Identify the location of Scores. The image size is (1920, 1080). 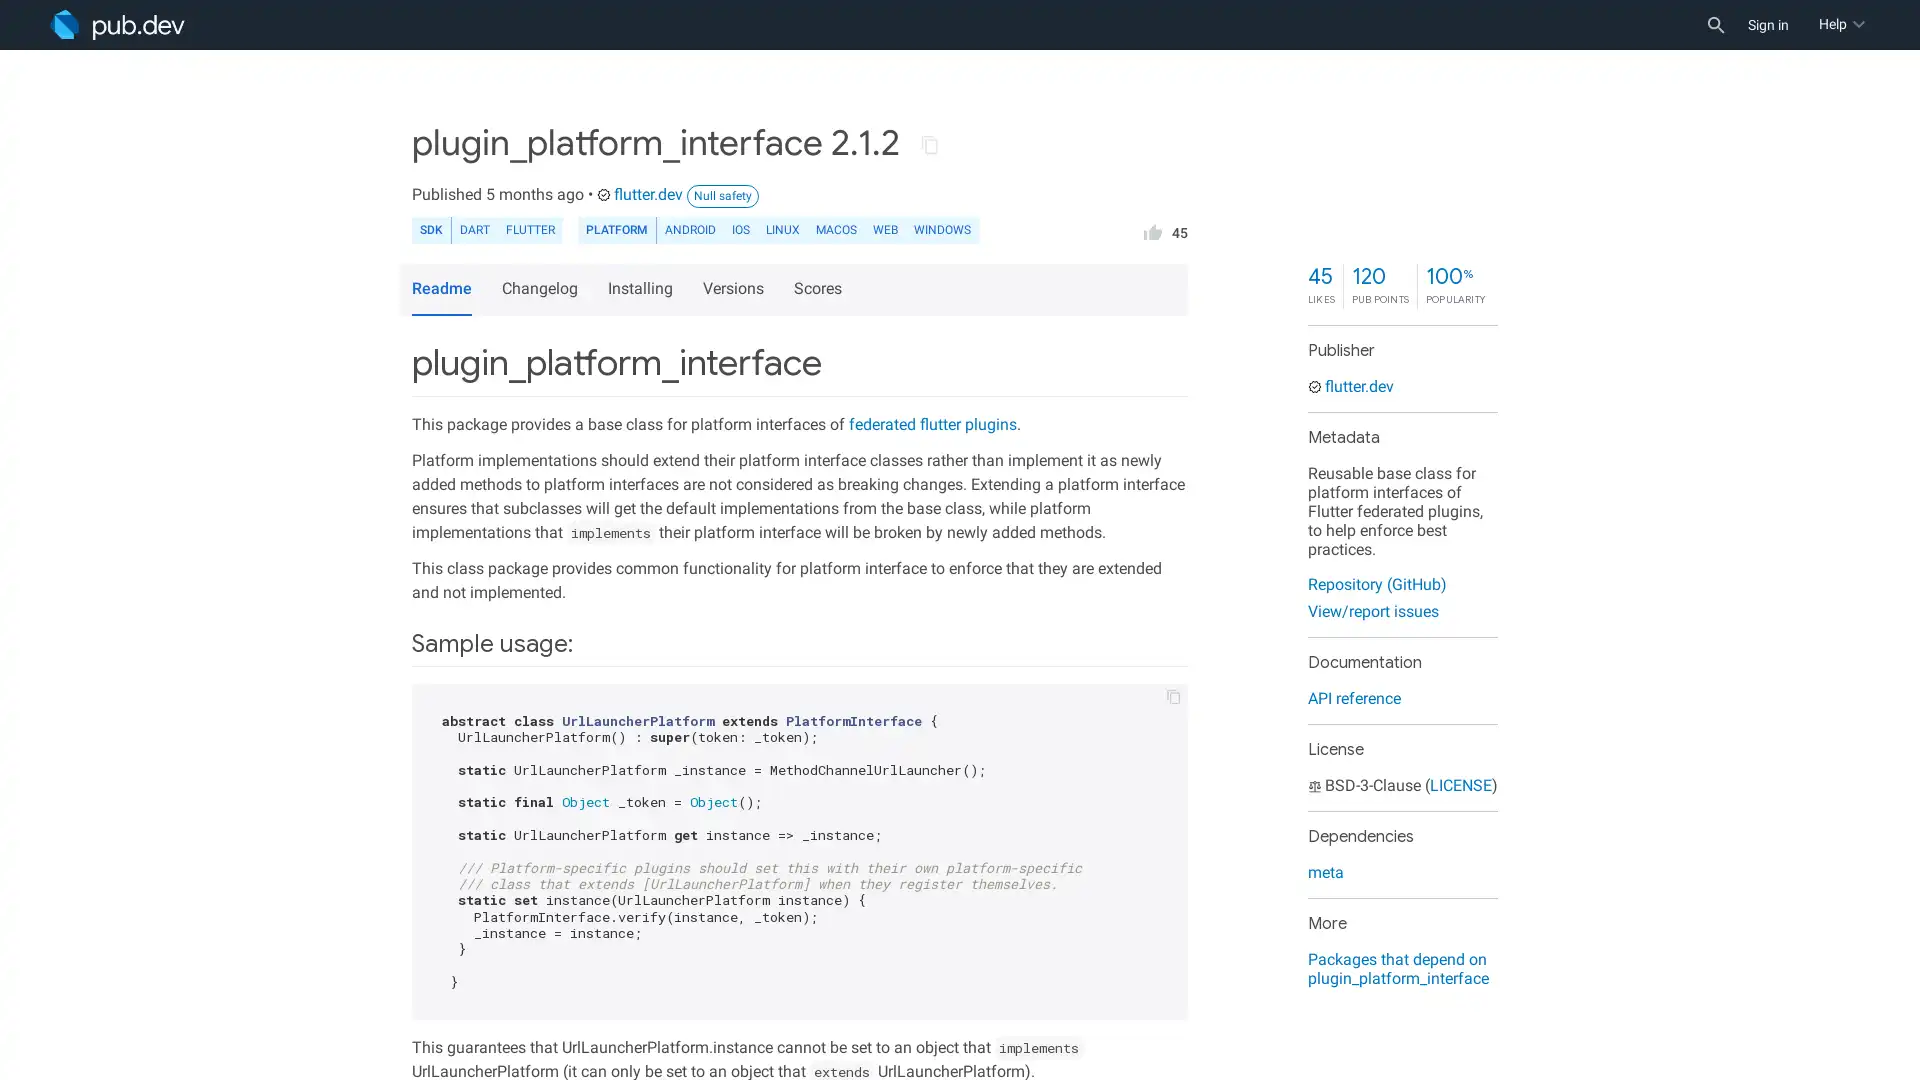
(820, 289).